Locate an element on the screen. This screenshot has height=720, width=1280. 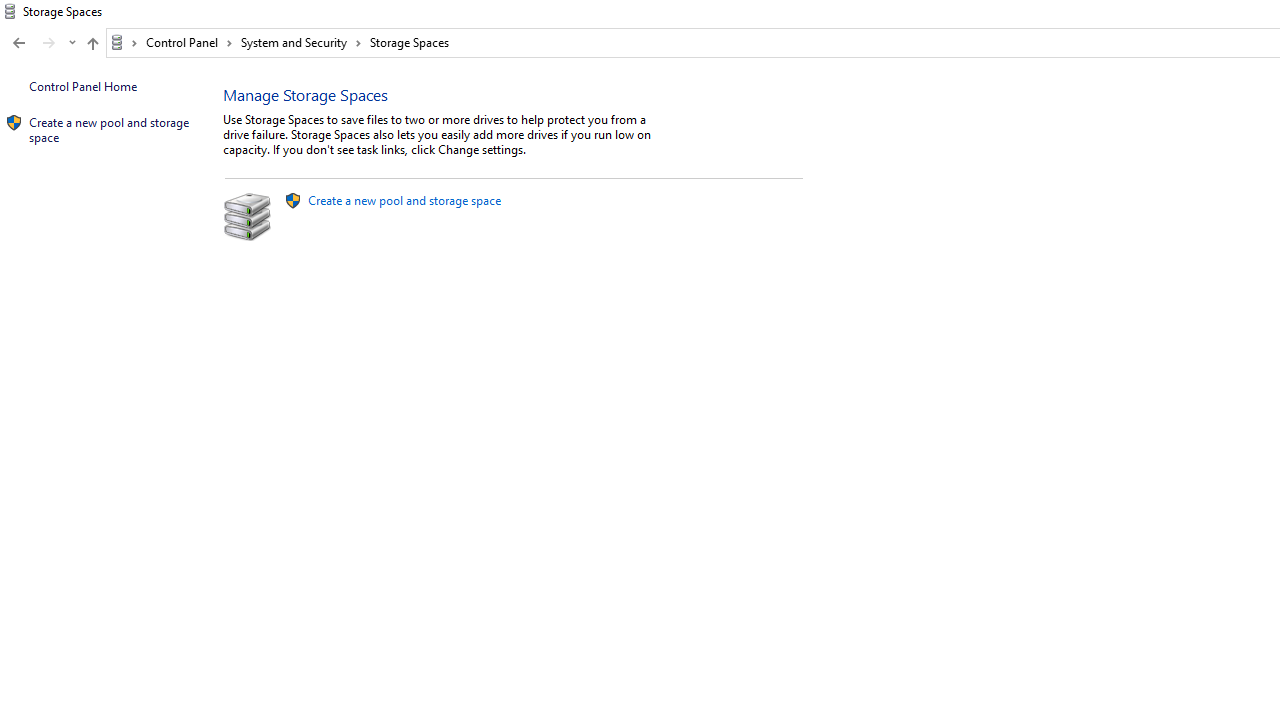
'All locations' is located at coordinates (123, 42).